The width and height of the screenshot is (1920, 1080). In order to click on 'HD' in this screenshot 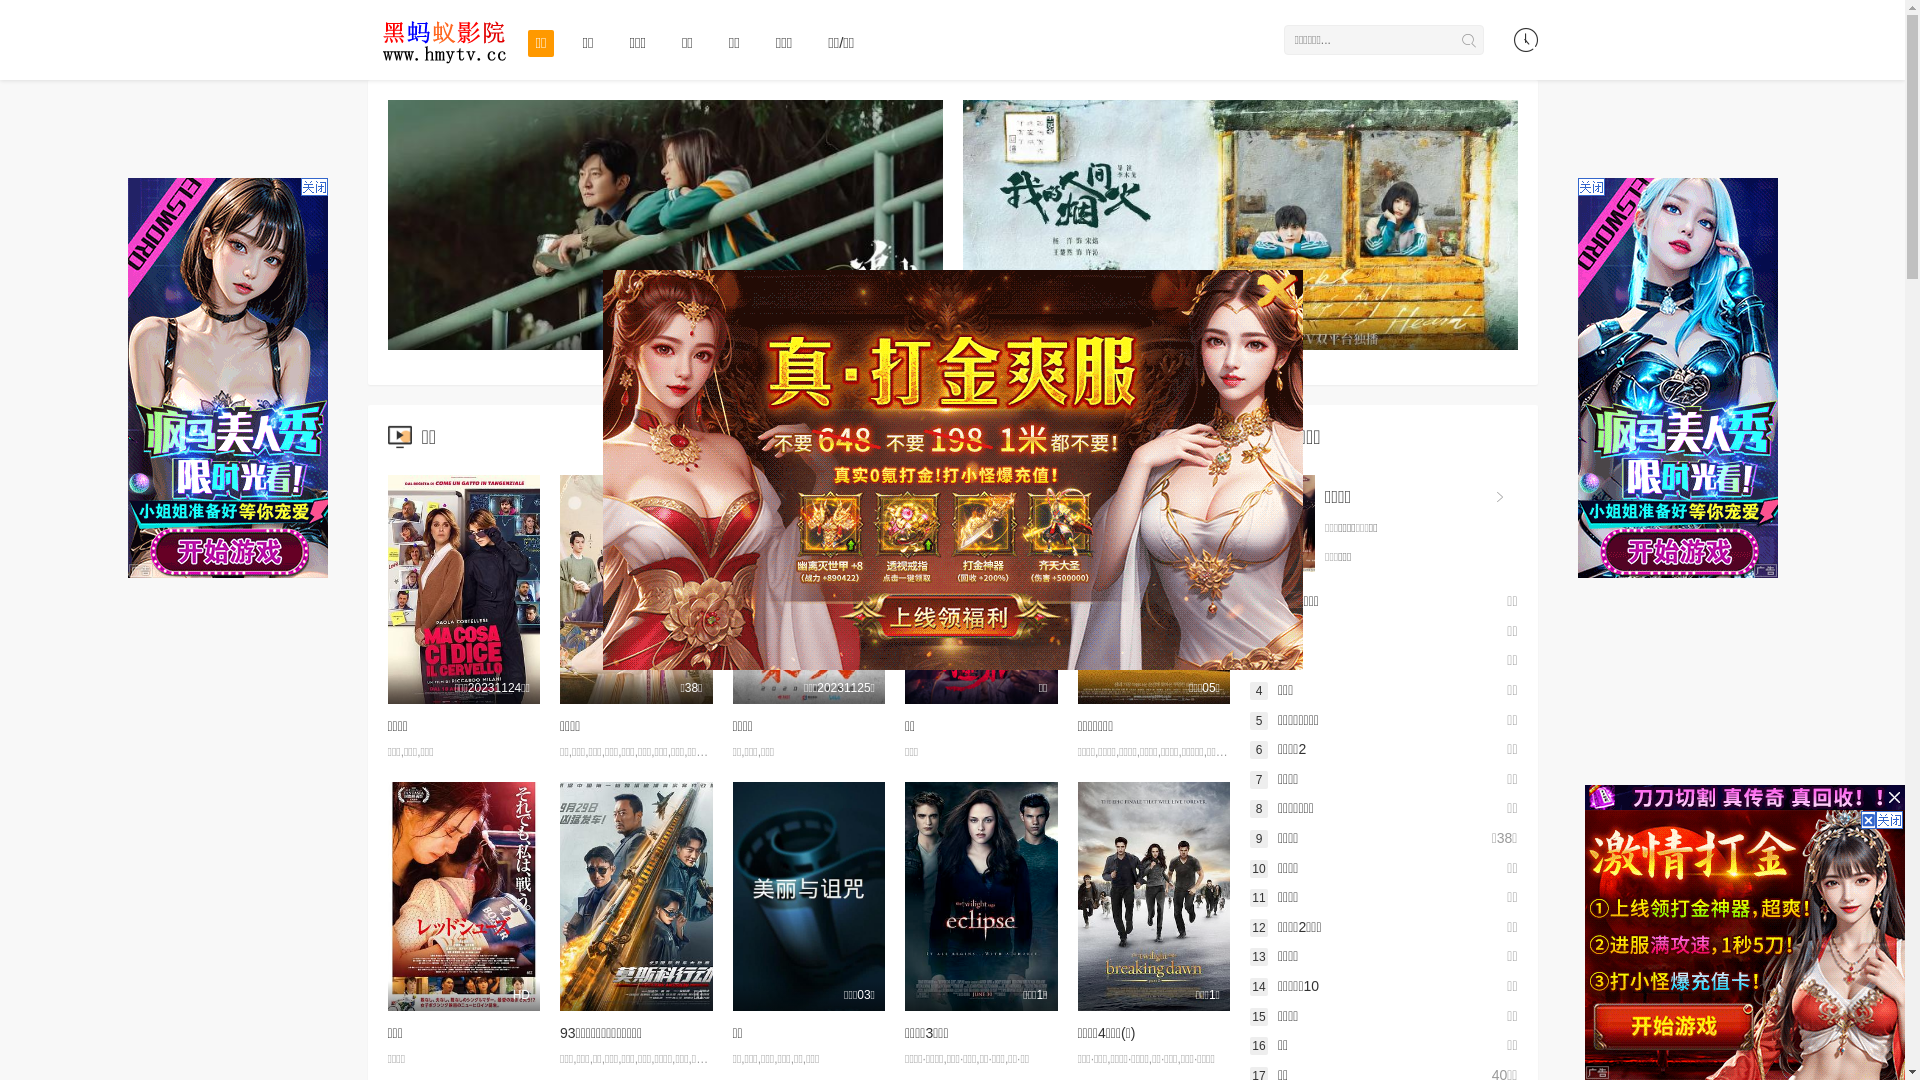, I will do `click(463, 895)`.